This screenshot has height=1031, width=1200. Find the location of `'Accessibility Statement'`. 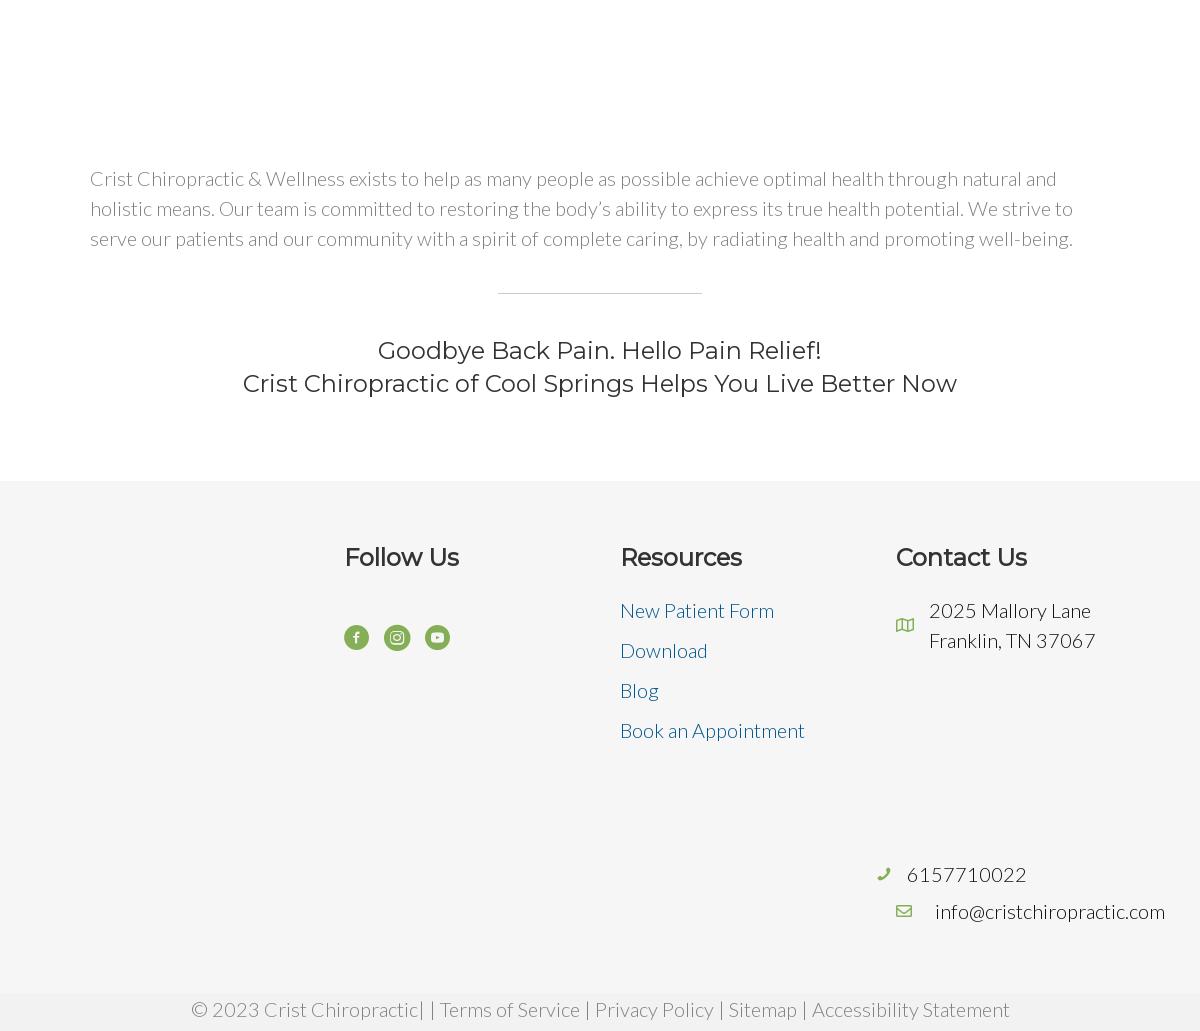

'Accessibility Statement' is located at coordinates (909, 1007).